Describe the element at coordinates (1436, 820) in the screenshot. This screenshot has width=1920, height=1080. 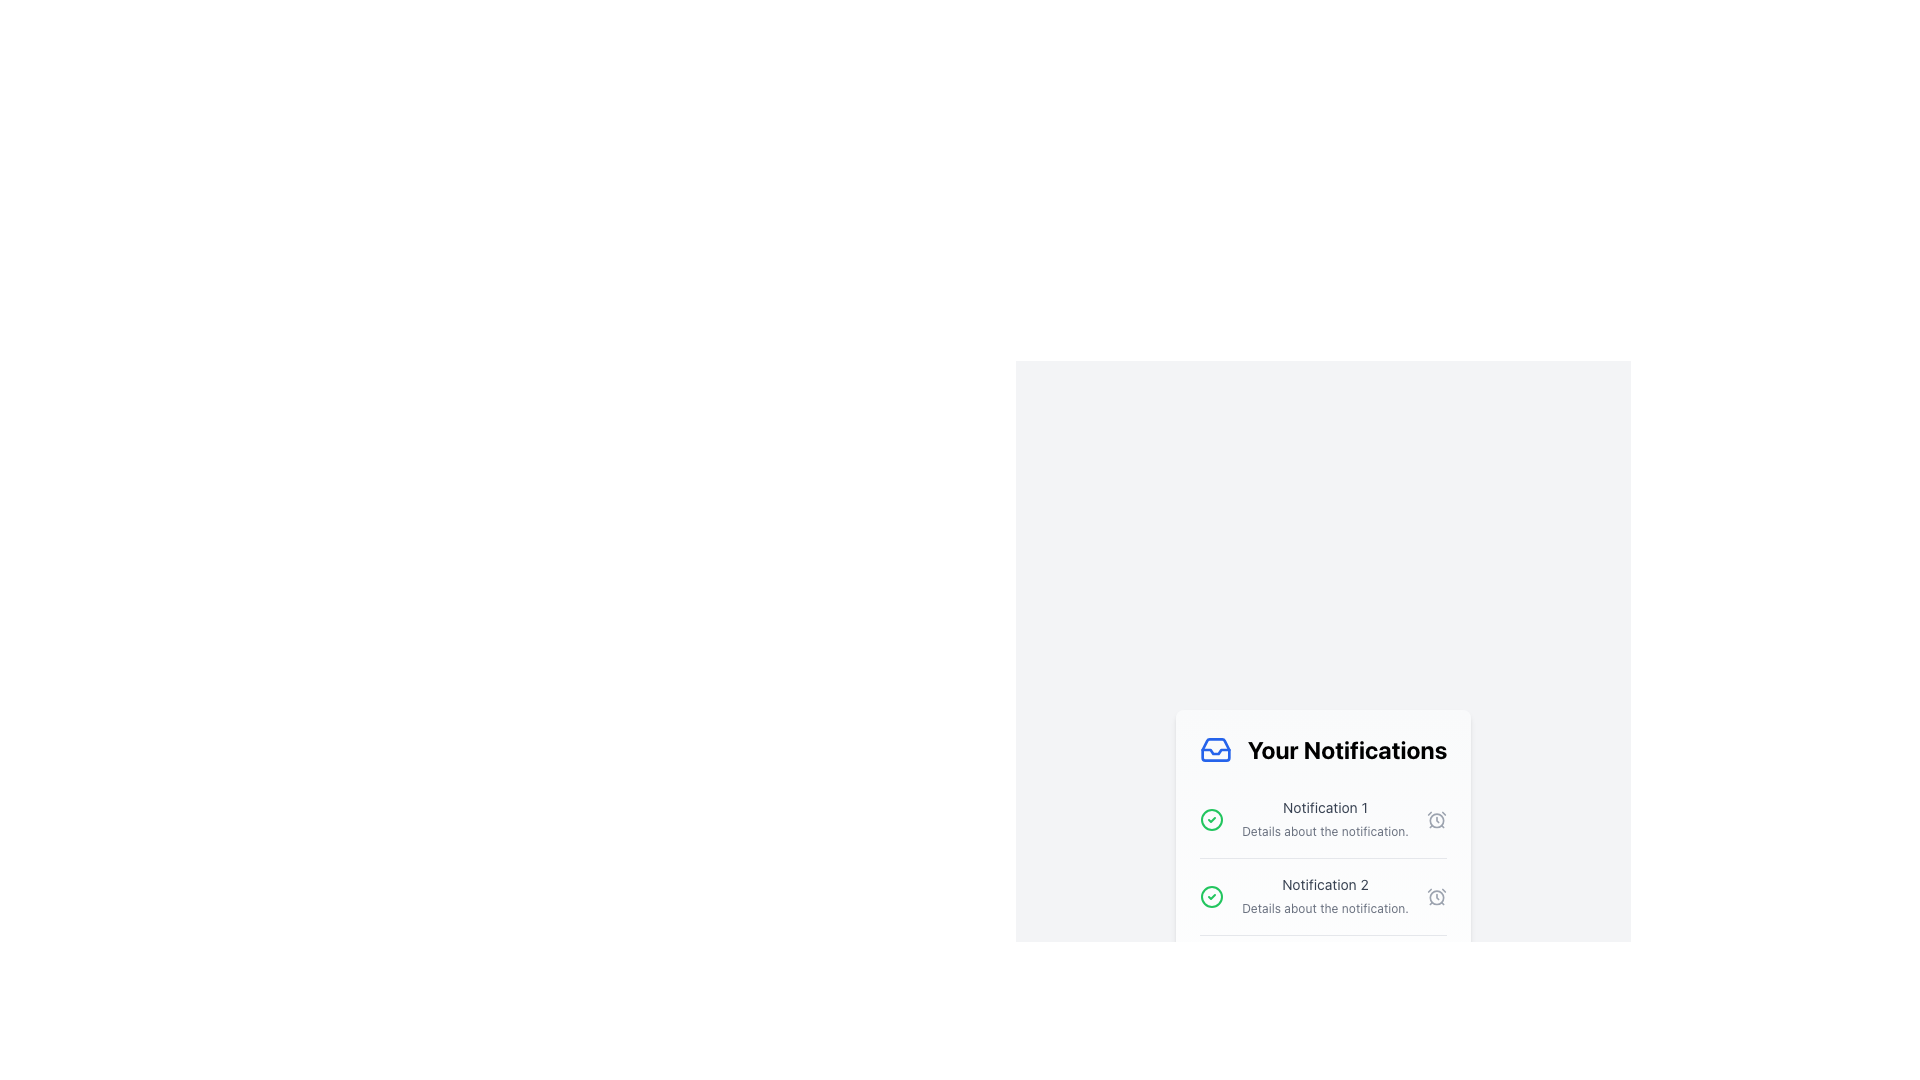
I see `the filled circle inside the second alarm clock icon adjacent to 'Notification 2' in the notification card layout` at that location.